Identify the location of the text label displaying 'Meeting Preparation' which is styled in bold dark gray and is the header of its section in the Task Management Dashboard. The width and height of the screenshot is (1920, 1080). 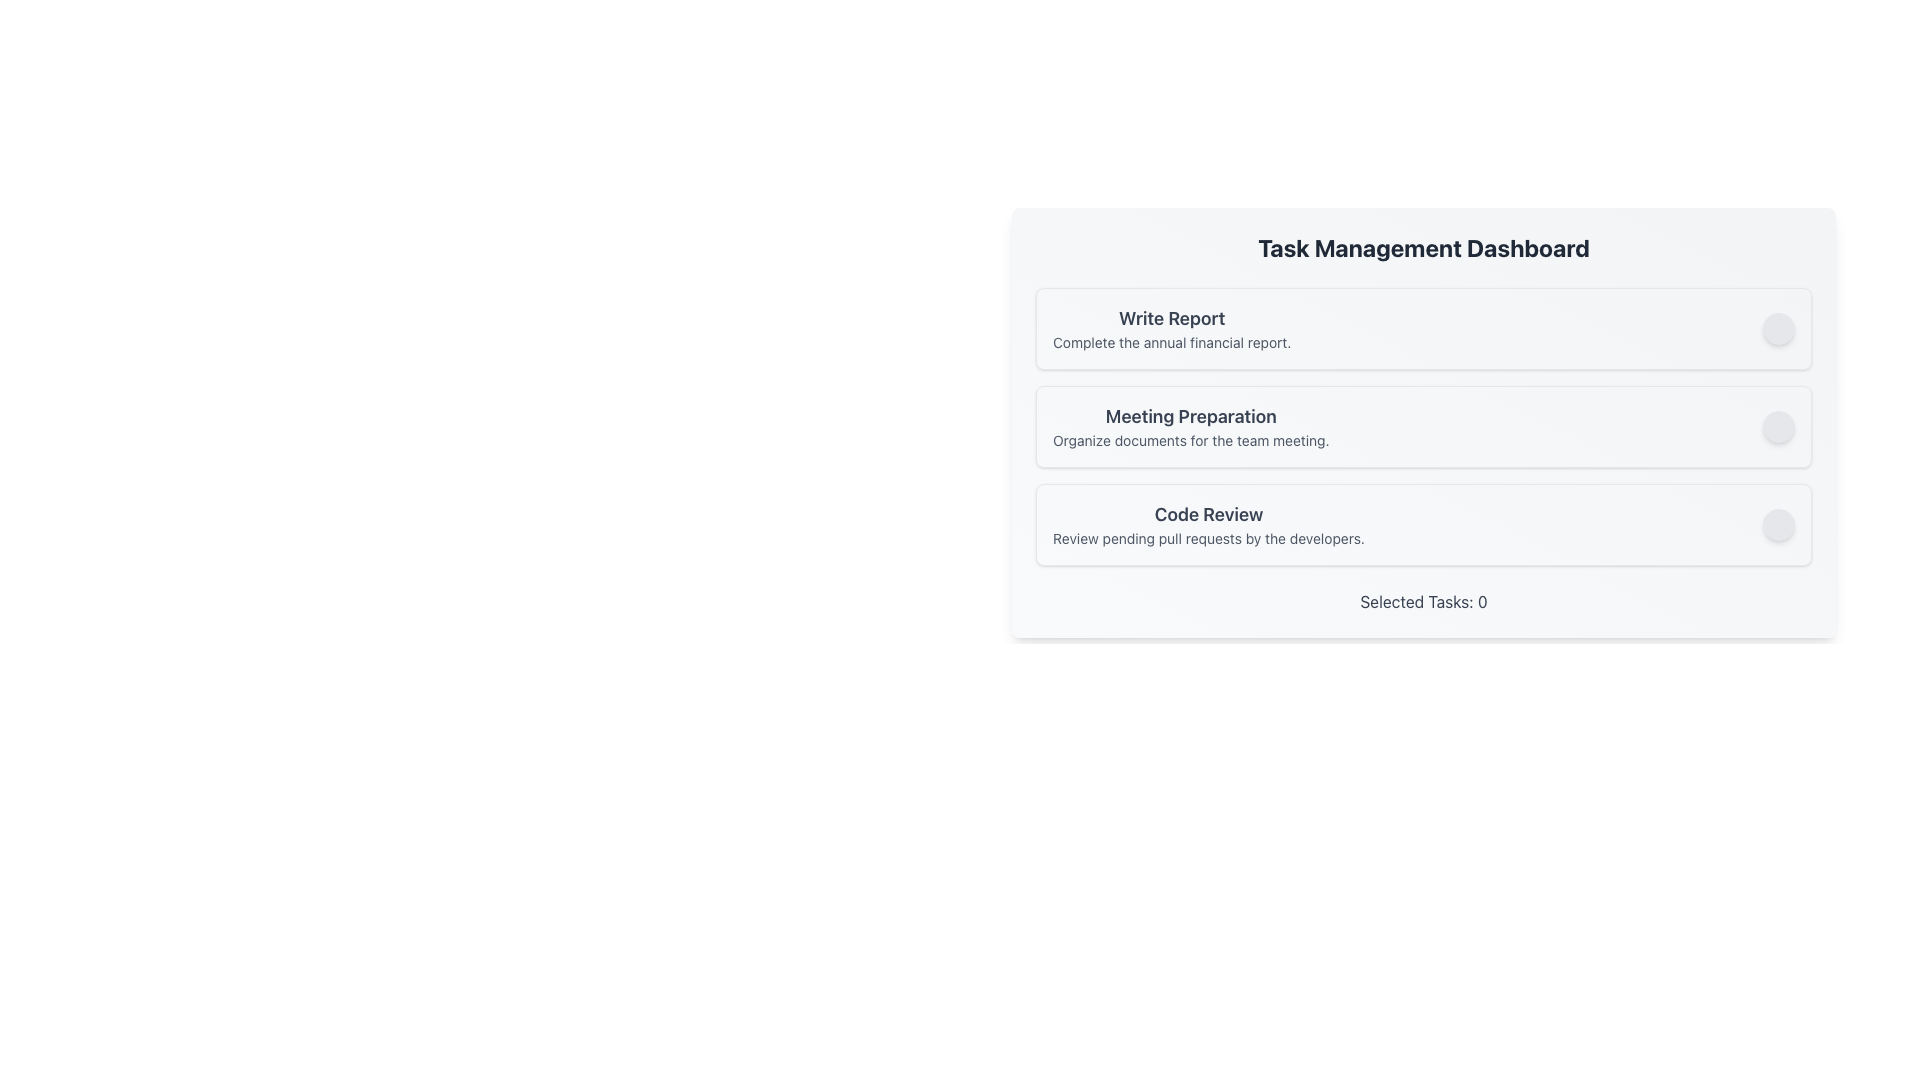
(1191, 415).